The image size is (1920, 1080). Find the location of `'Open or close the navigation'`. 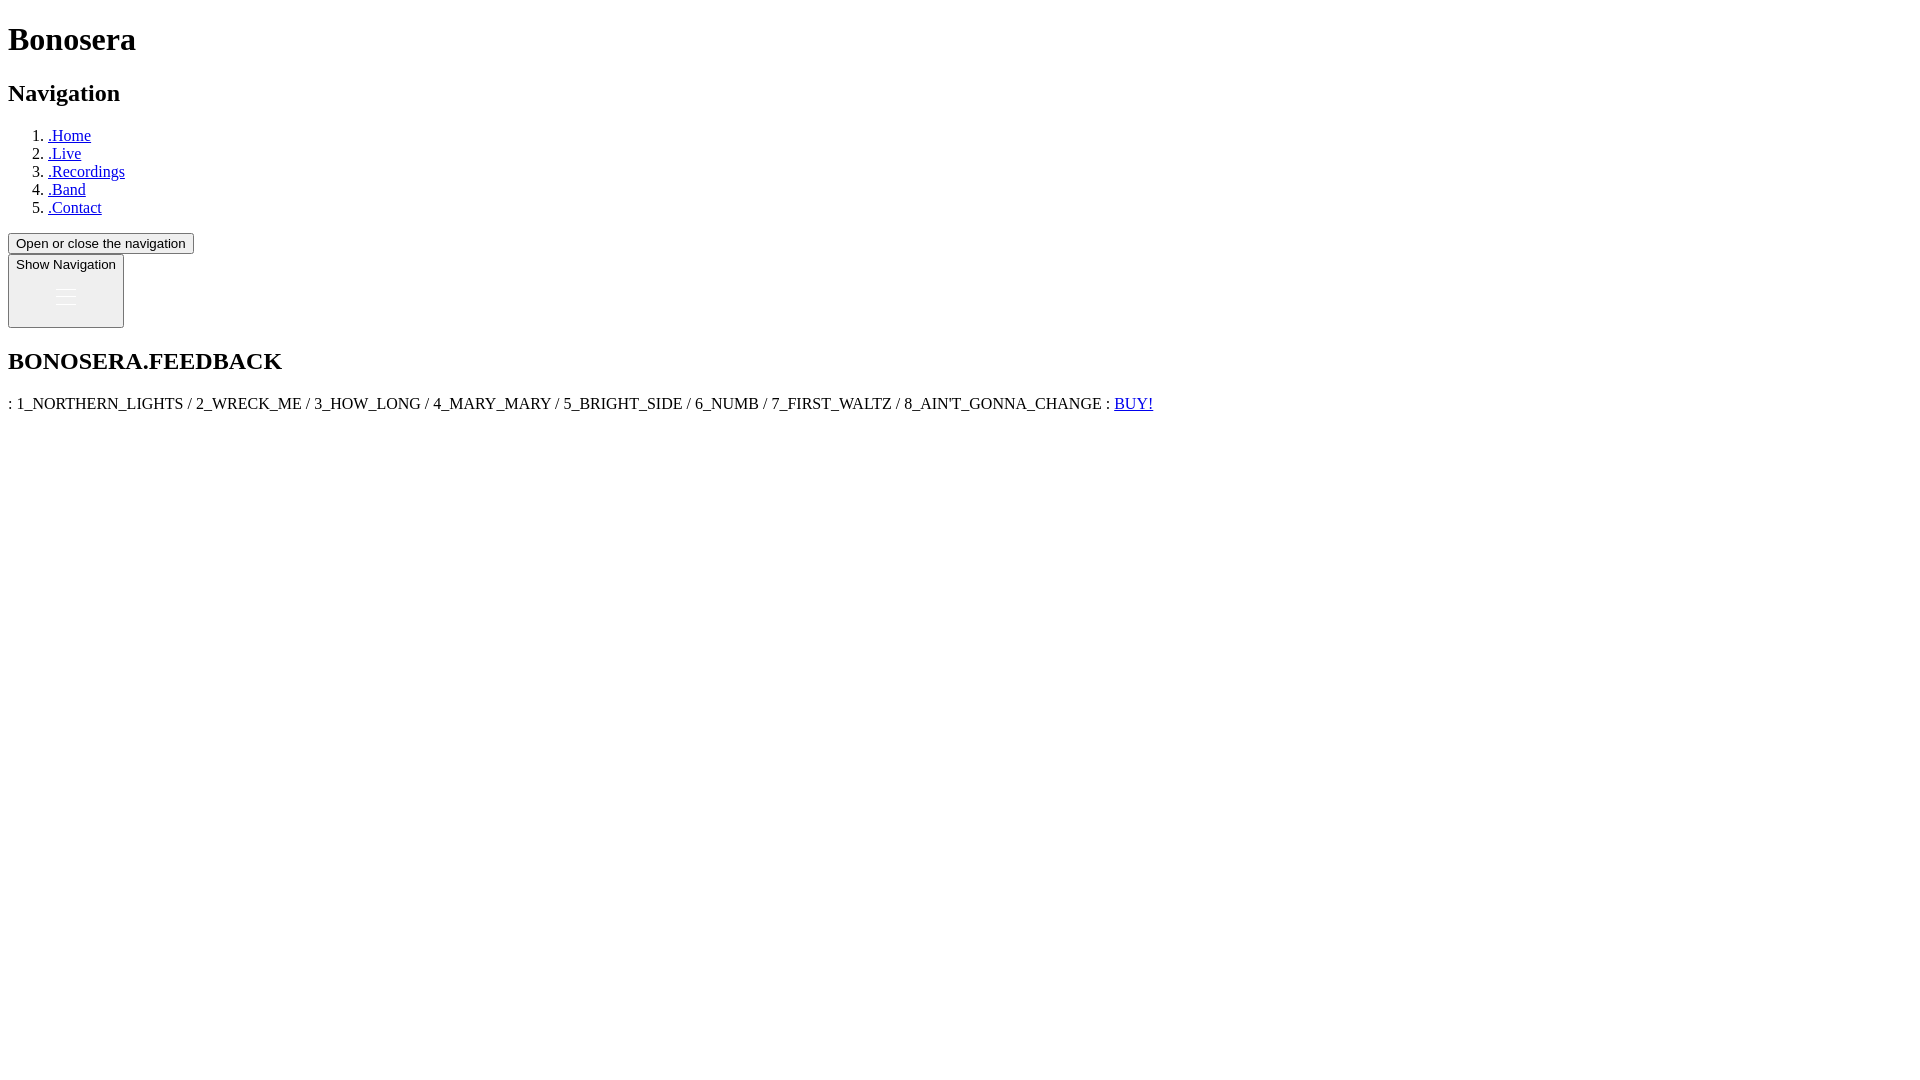

'Open or close the navigation' is located at coordinates (99, 242).